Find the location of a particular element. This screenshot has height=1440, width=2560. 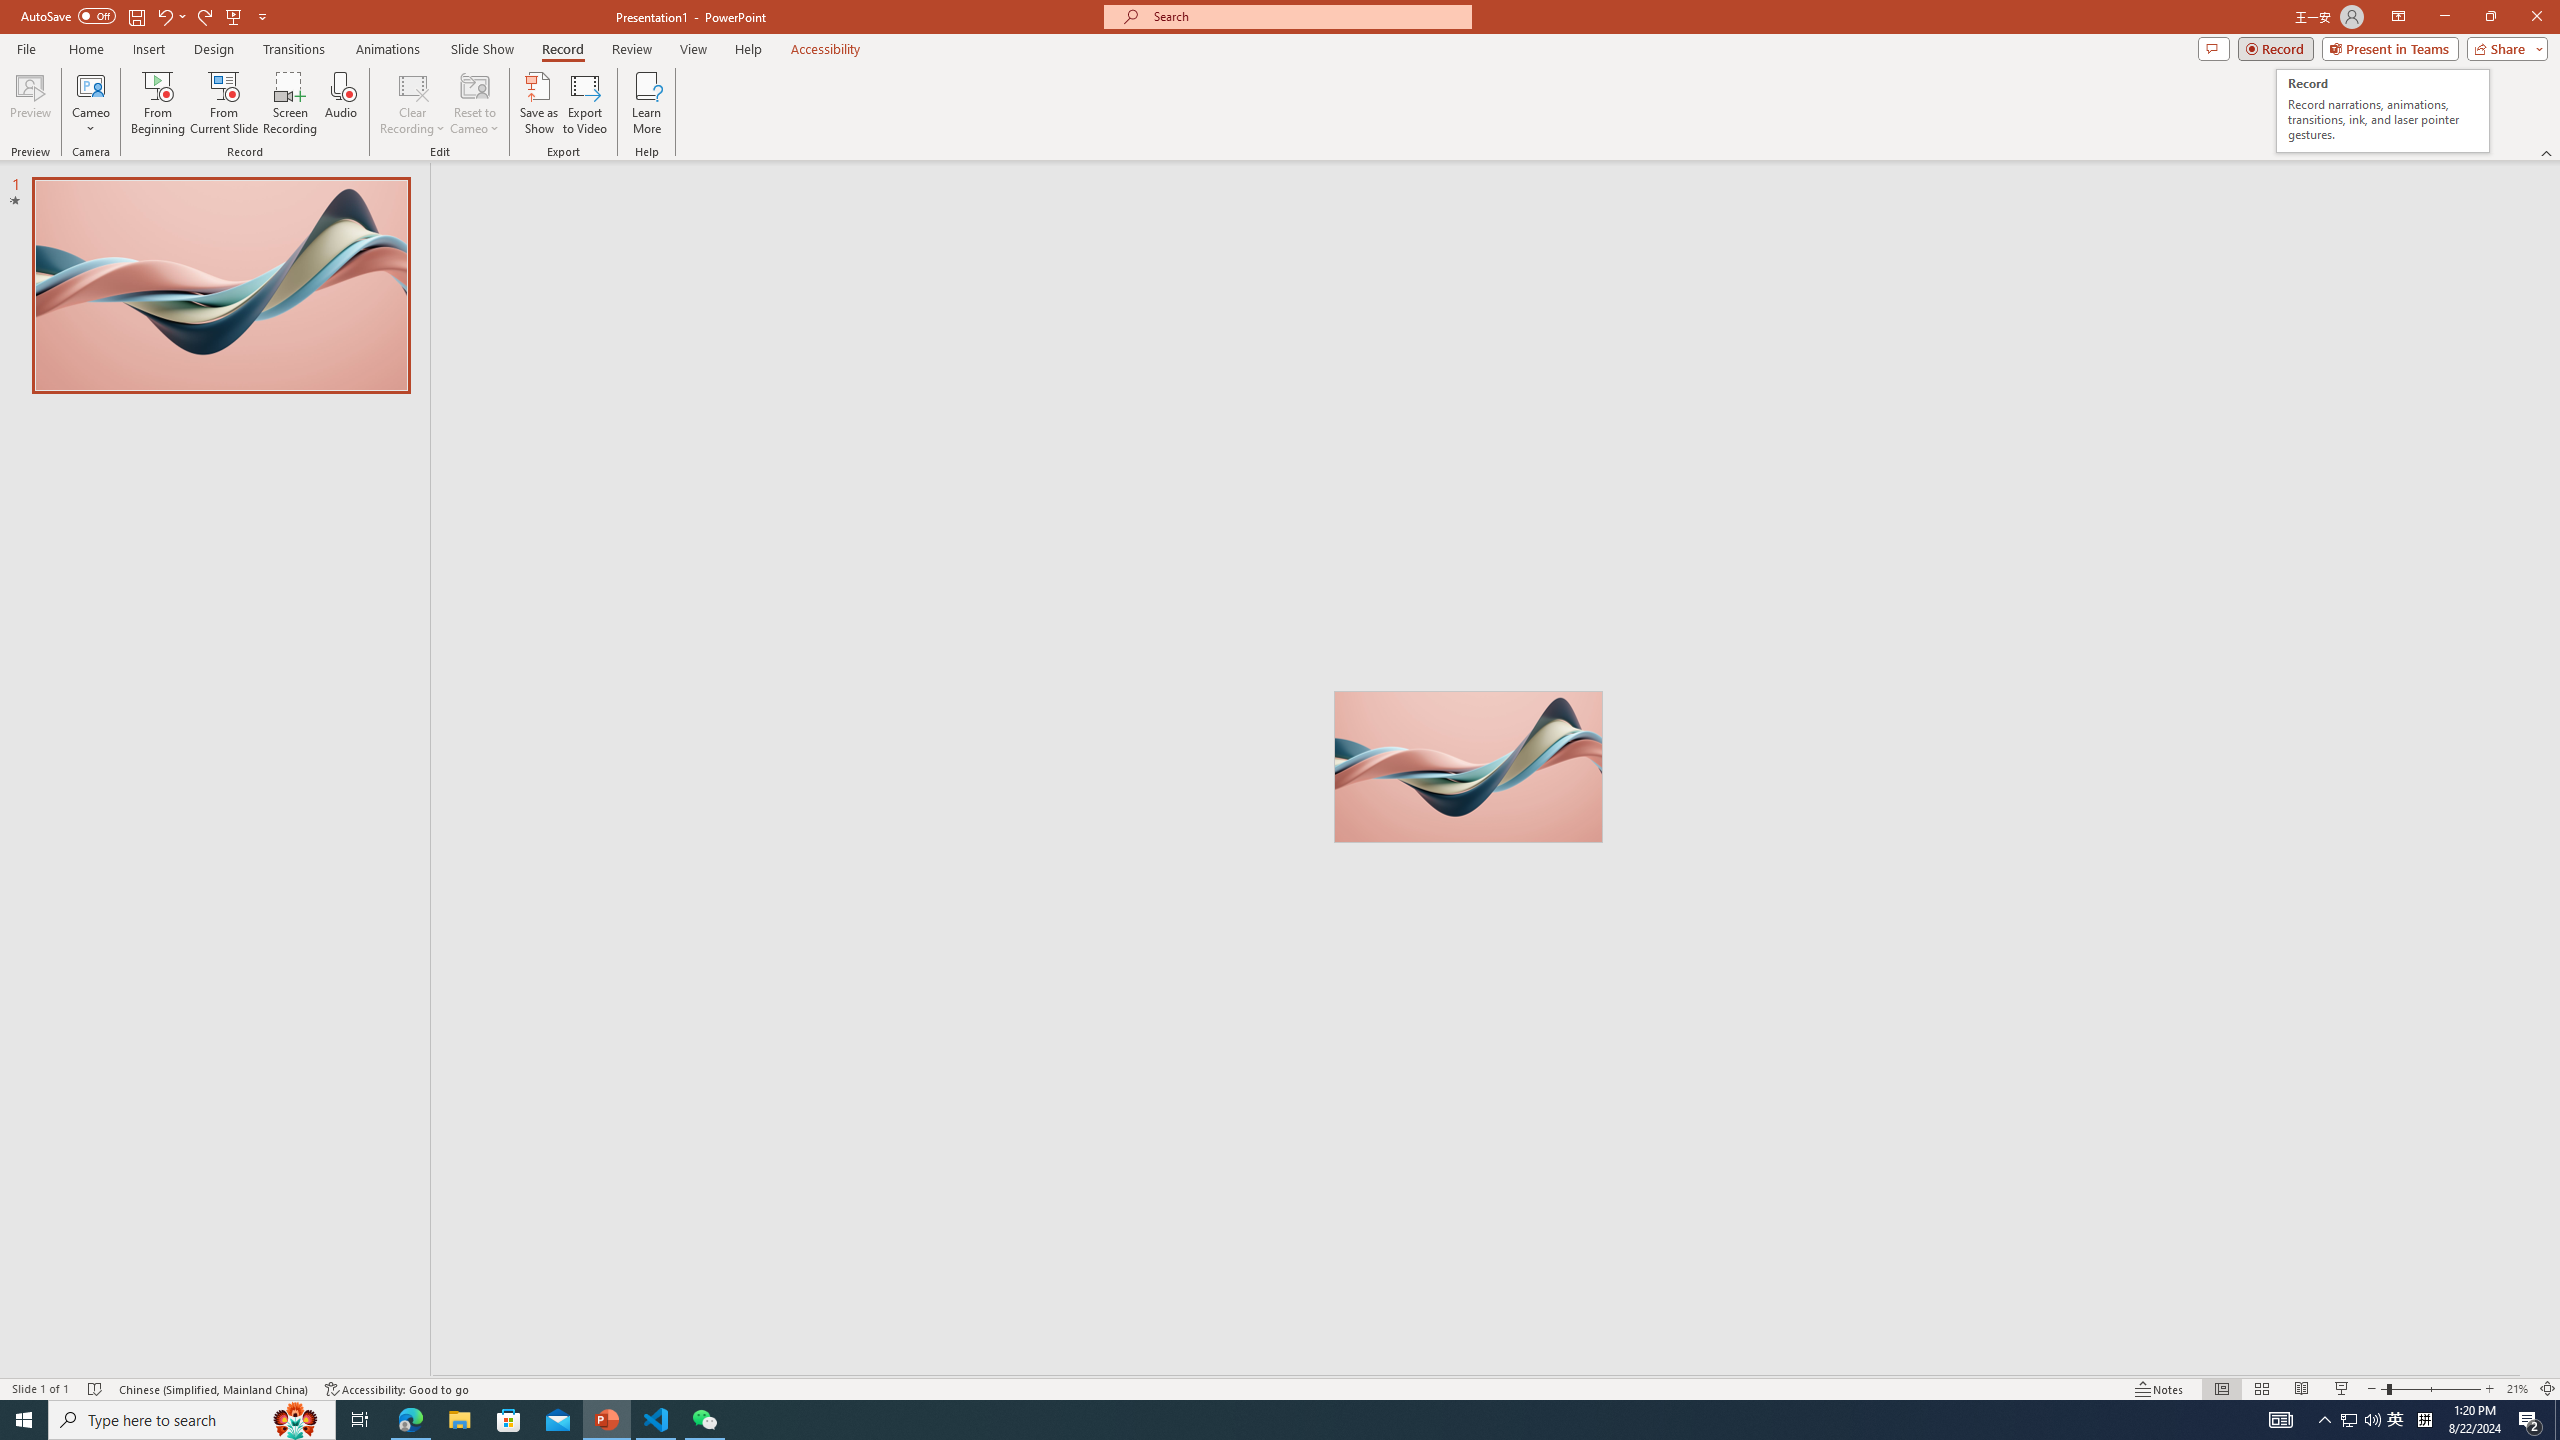

'Clear Recording' is located at coordinates (412, 103).